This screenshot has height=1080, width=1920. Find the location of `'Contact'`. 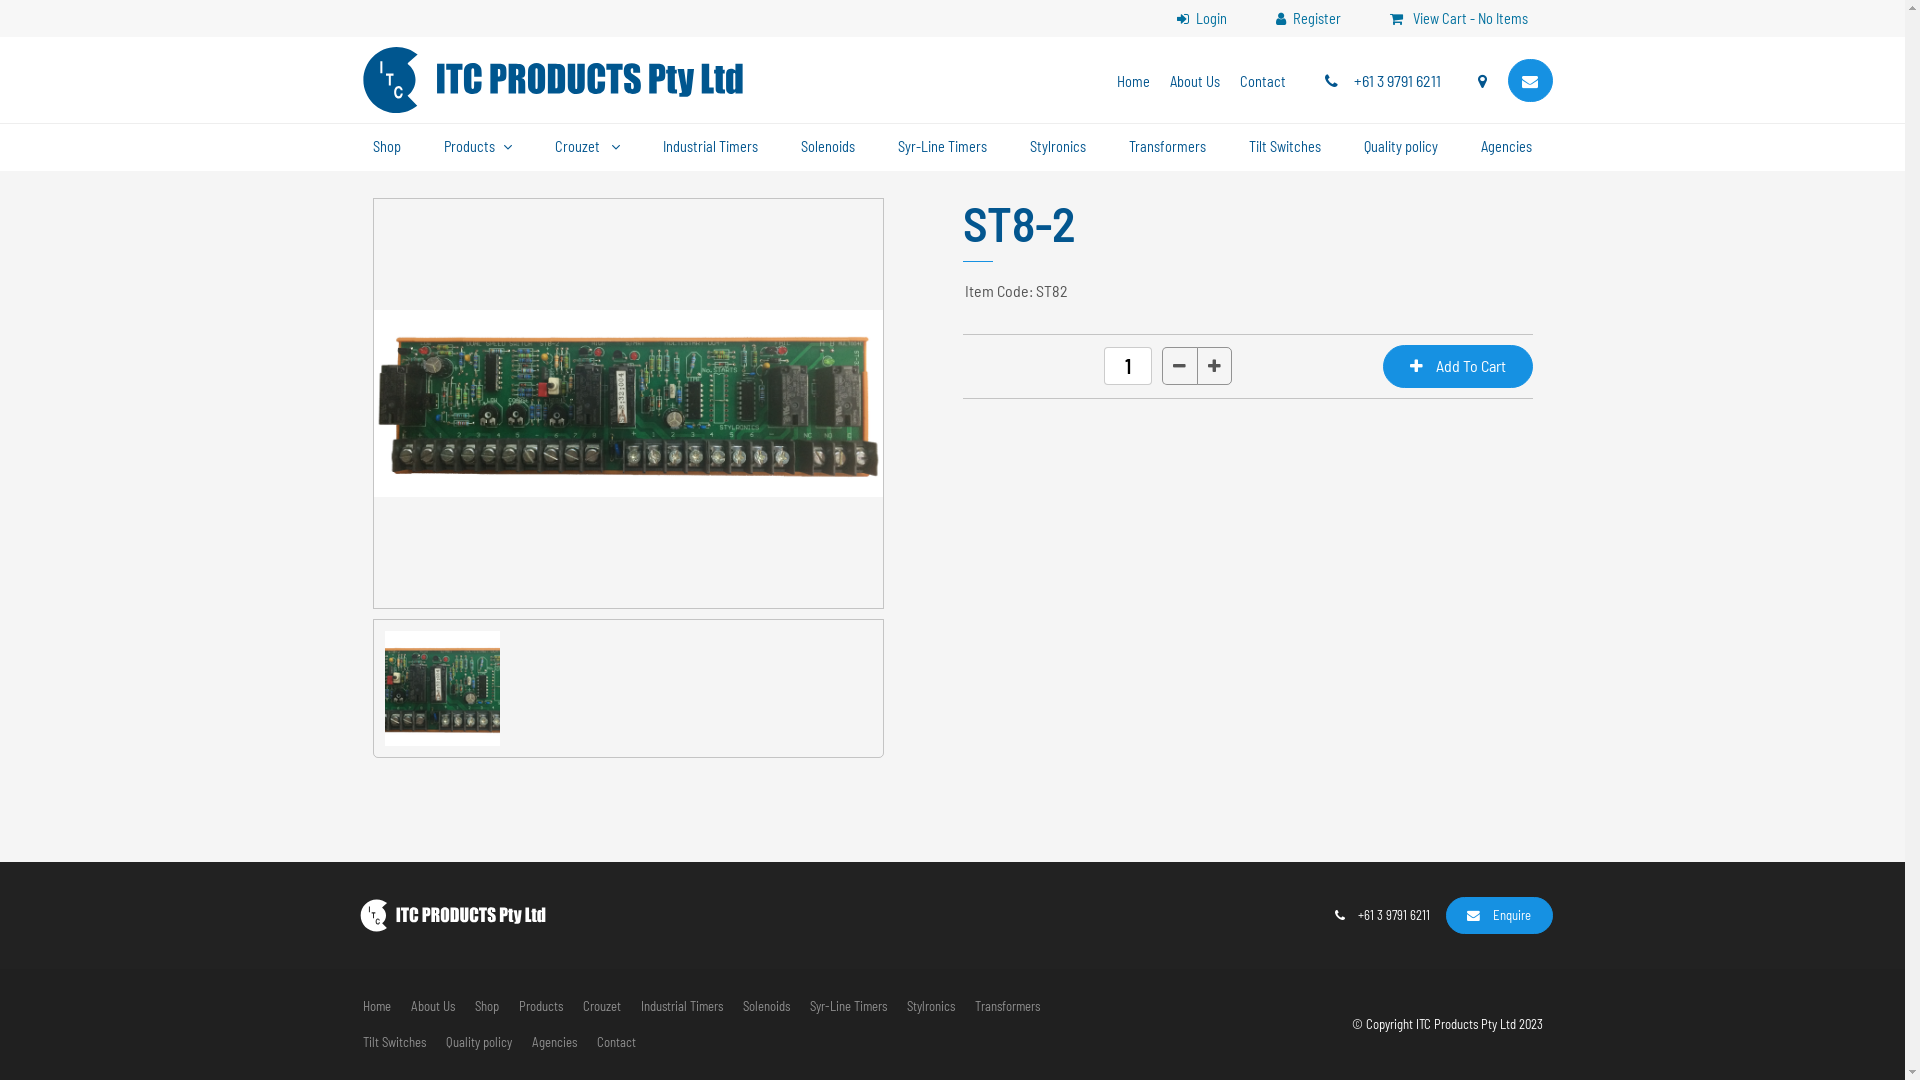

'Contact' is located at coordinates (614, 1041).